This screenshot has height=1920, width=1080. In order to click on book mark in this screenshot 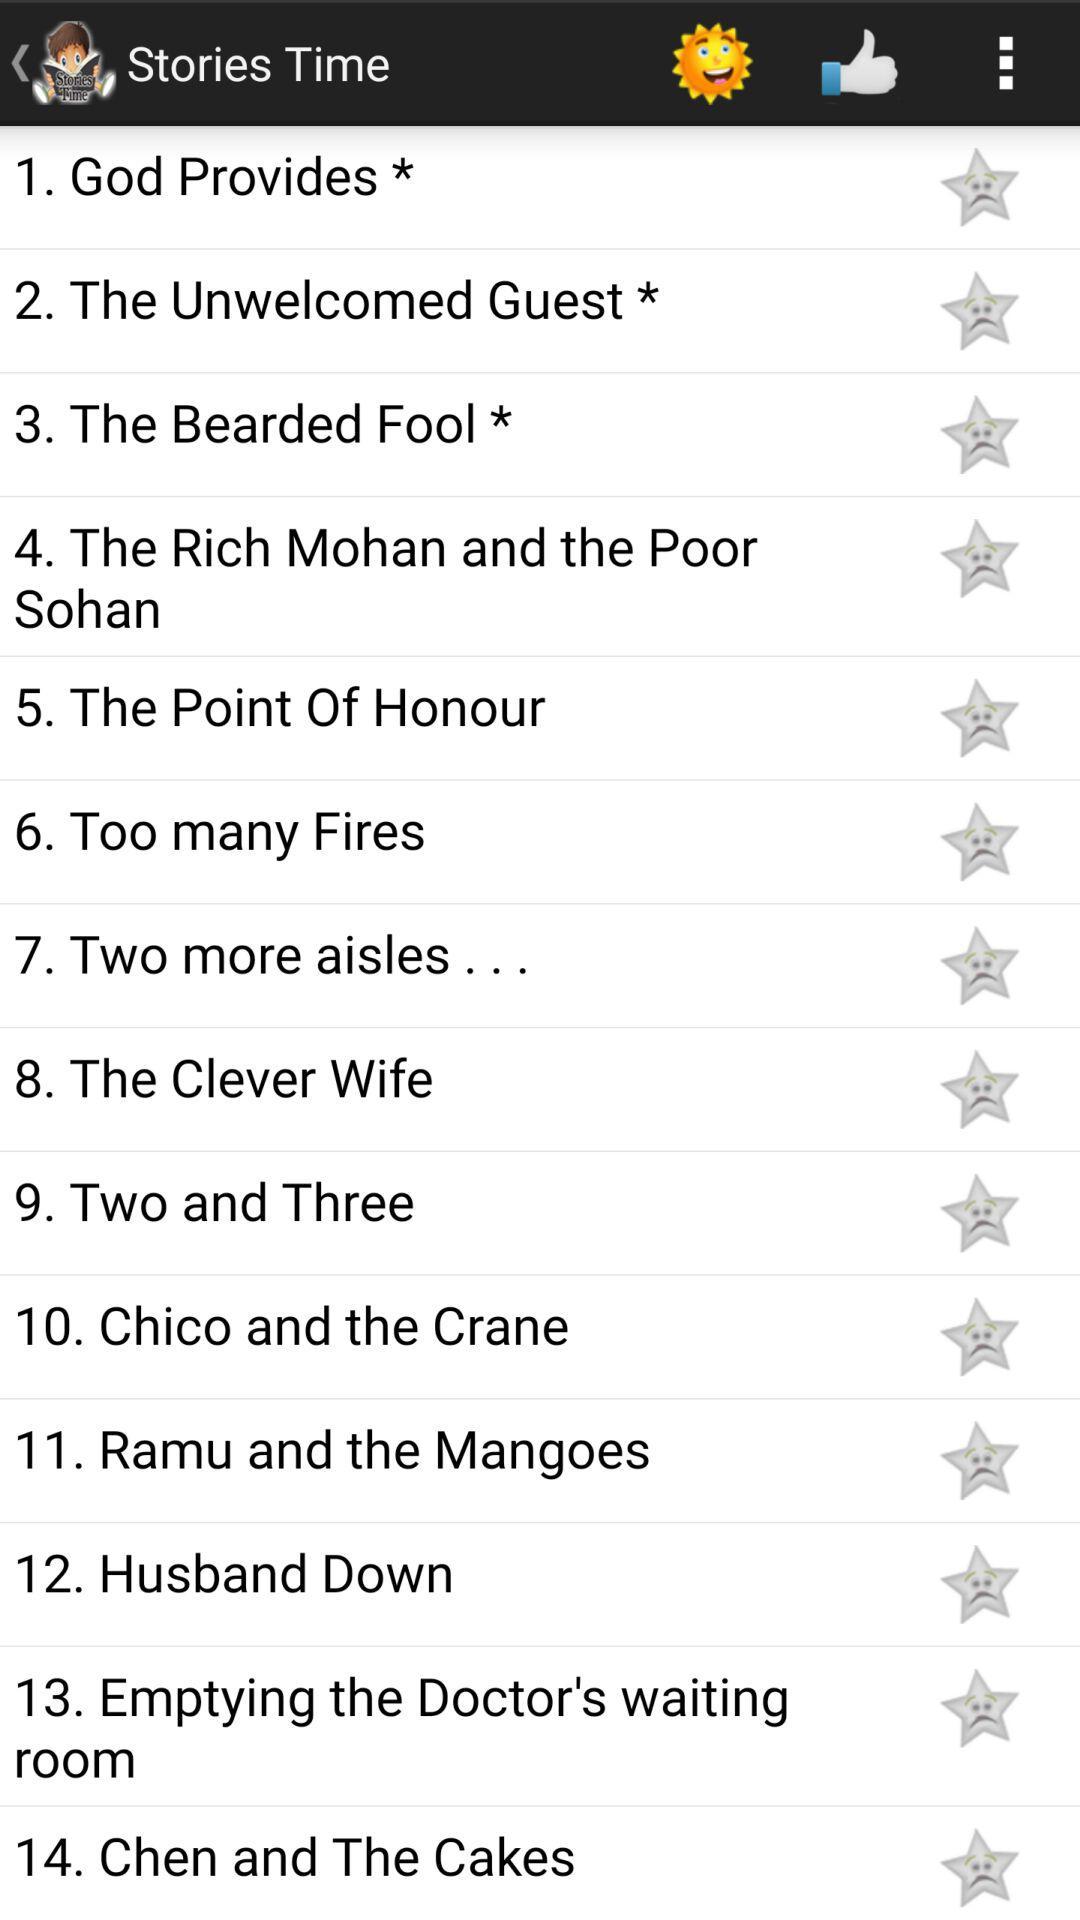, I will do `click(978, 1088)`.